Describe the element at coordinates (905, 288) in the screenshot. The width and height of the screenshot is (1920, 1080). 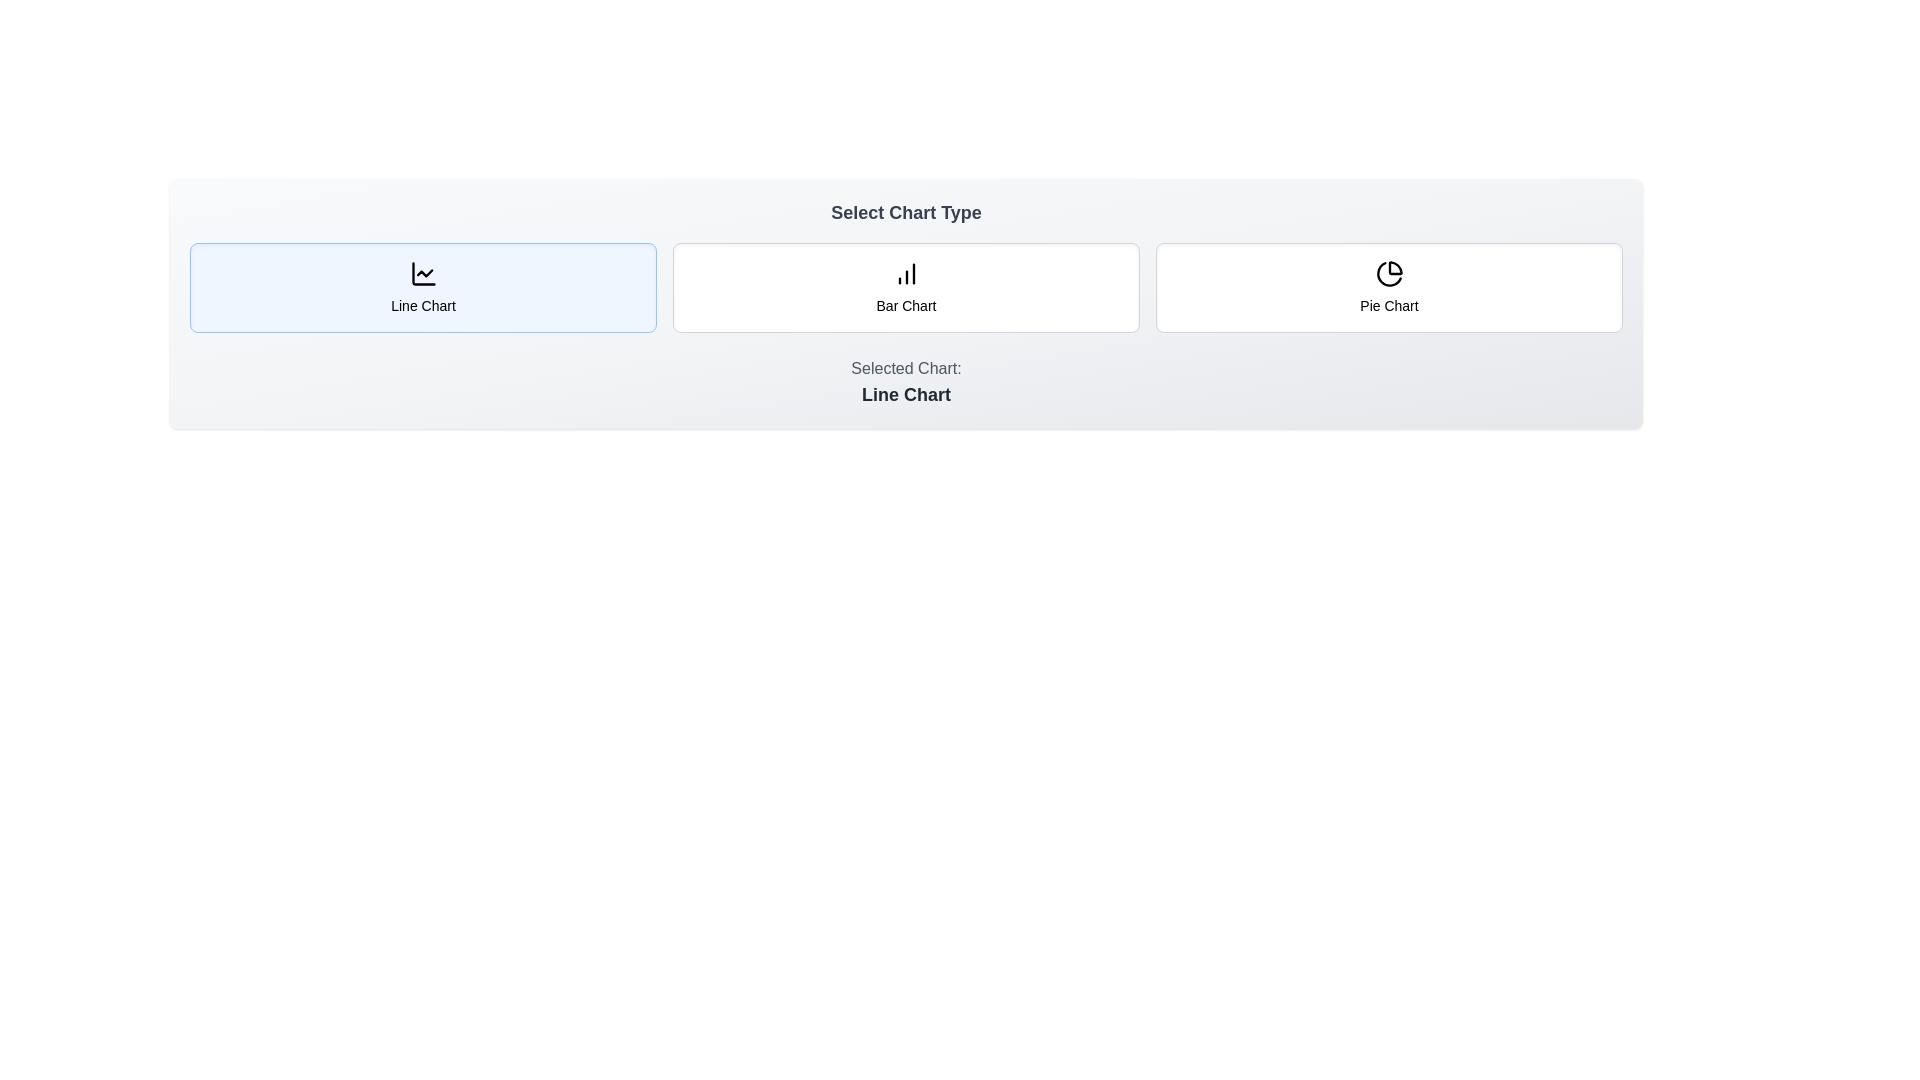
I see `the chart type button corresponding to Bar Chart` at that location.